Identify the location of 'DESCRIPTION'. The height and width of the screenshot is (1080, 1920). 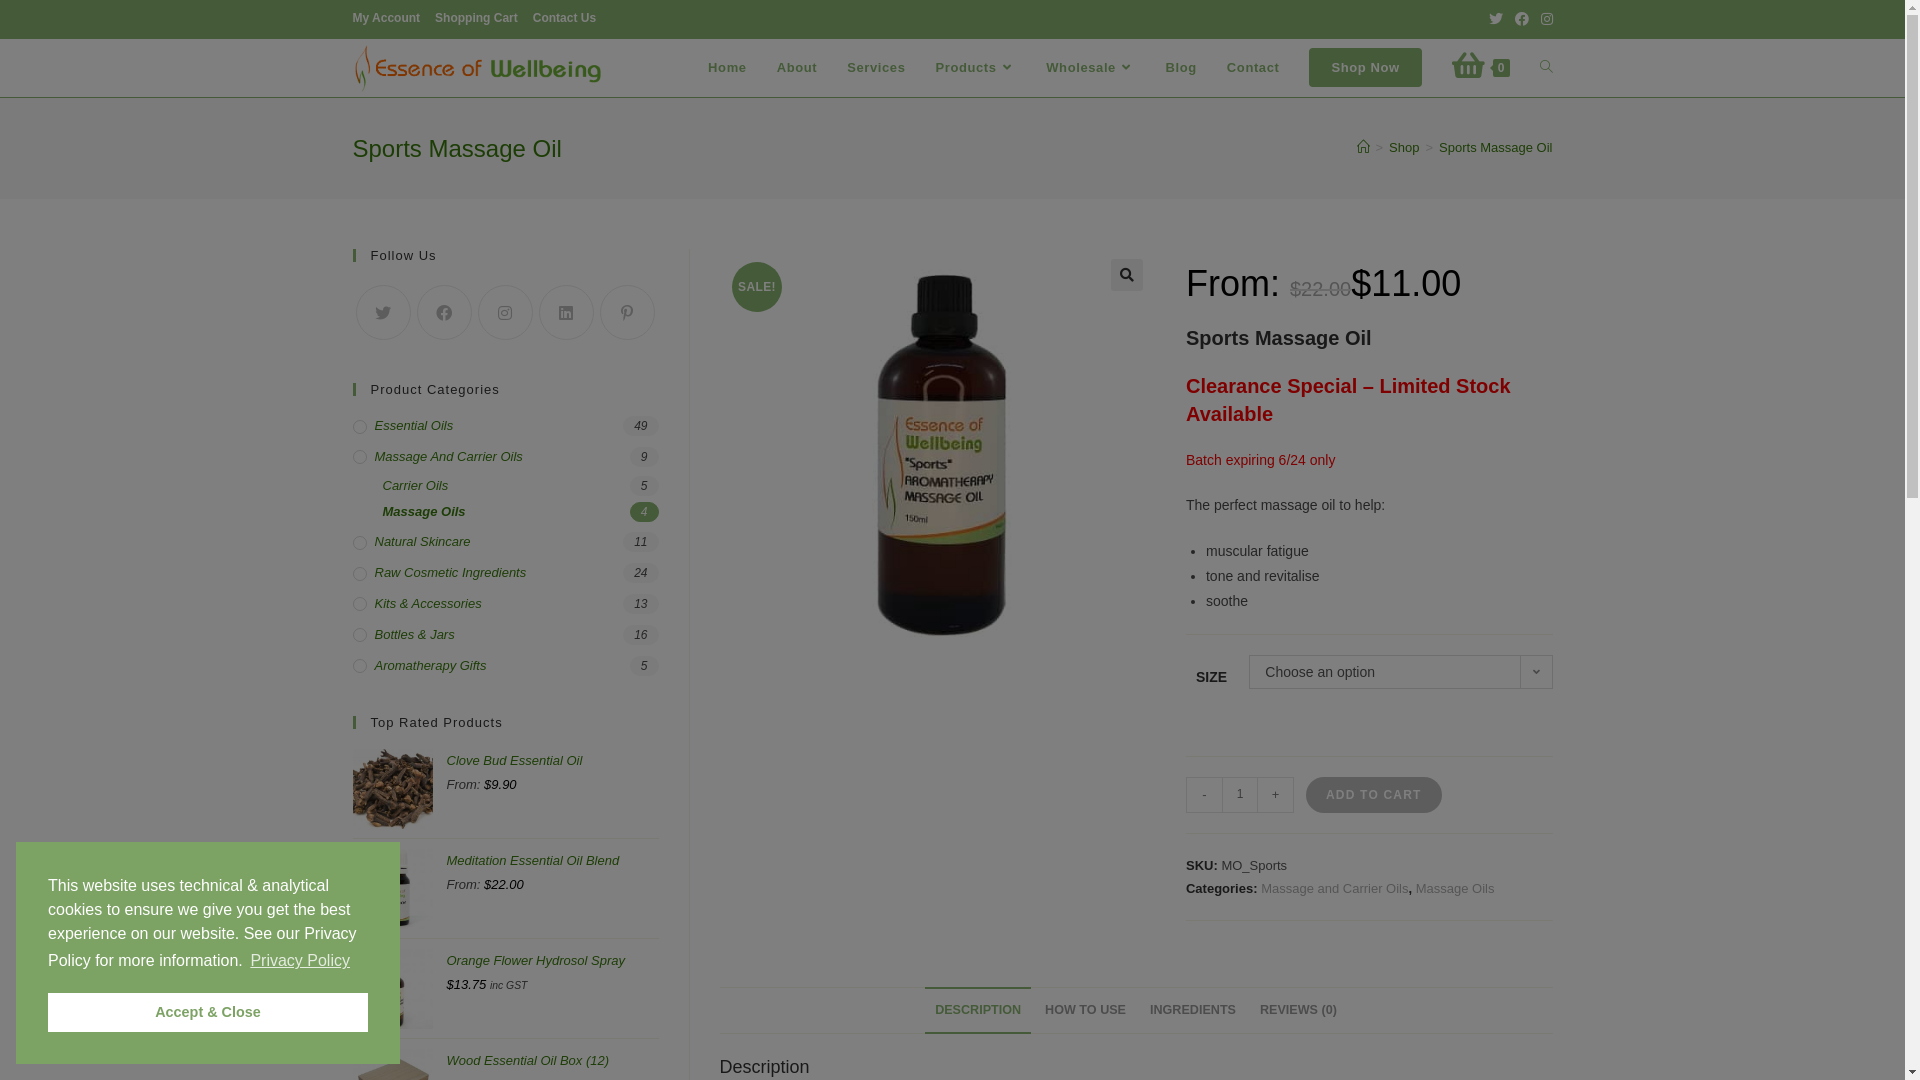
(924, 1010).